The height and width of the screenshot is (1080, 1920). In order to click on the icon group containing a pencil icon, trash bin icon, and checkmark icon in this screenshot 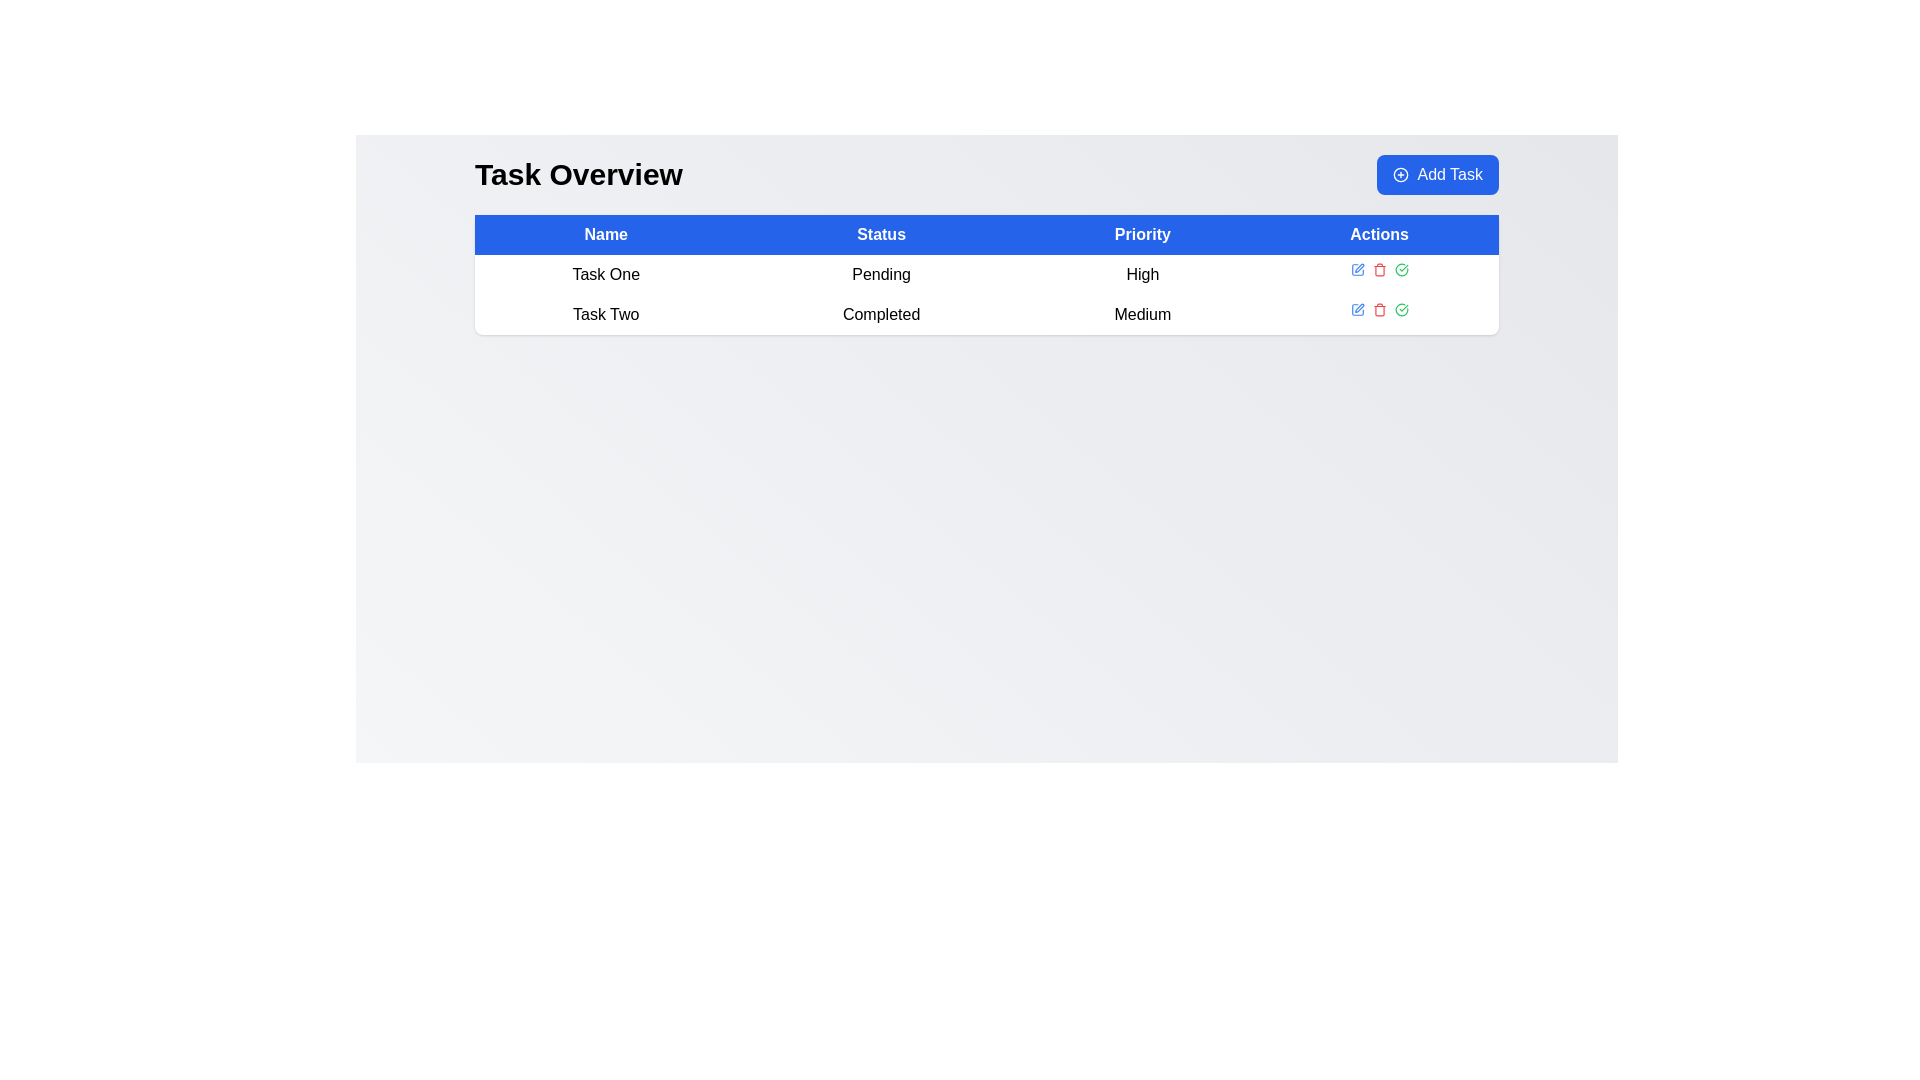, I will do `click(1378, 309)`.